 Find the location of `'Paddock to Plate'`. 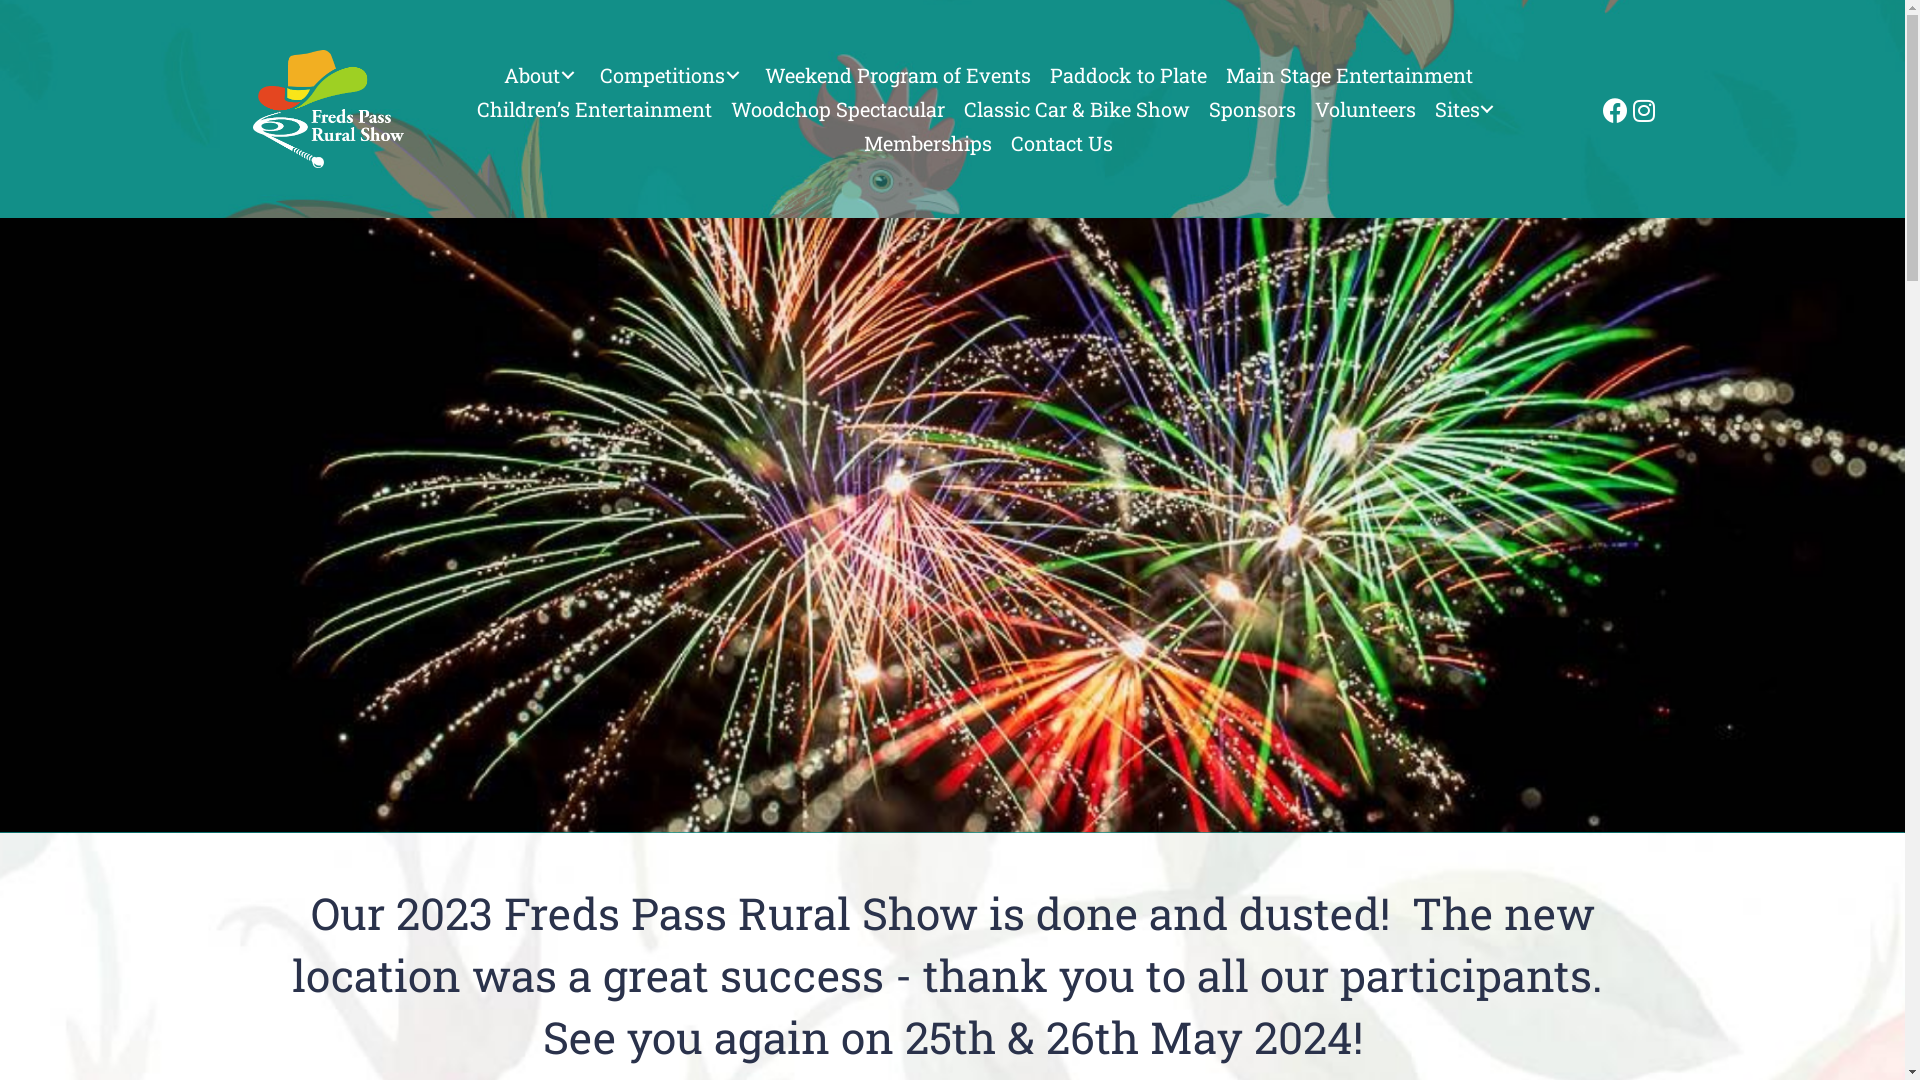

'Paddock to Plate' is located at coordinates (1128, 73).